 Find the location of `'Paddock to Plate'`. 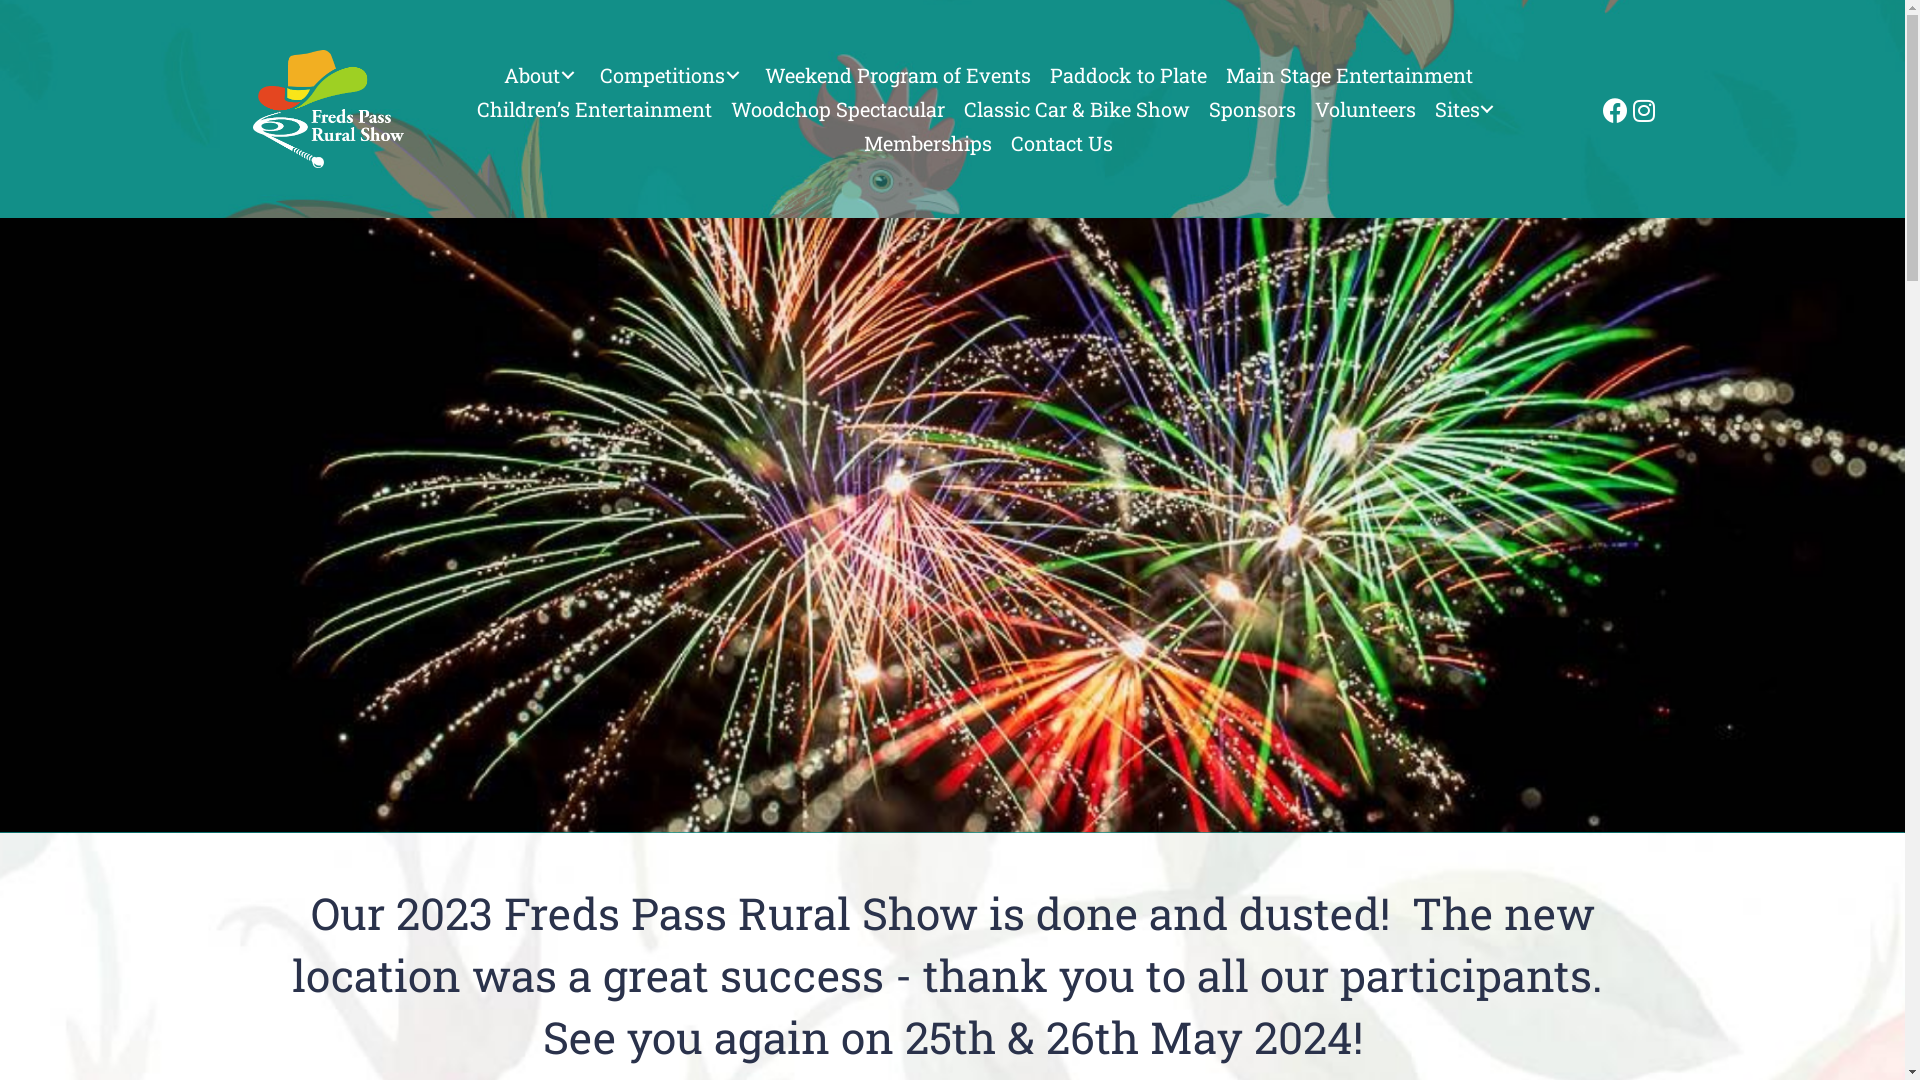

'Paddock to Plate' is located at coordinates (1128, 73).